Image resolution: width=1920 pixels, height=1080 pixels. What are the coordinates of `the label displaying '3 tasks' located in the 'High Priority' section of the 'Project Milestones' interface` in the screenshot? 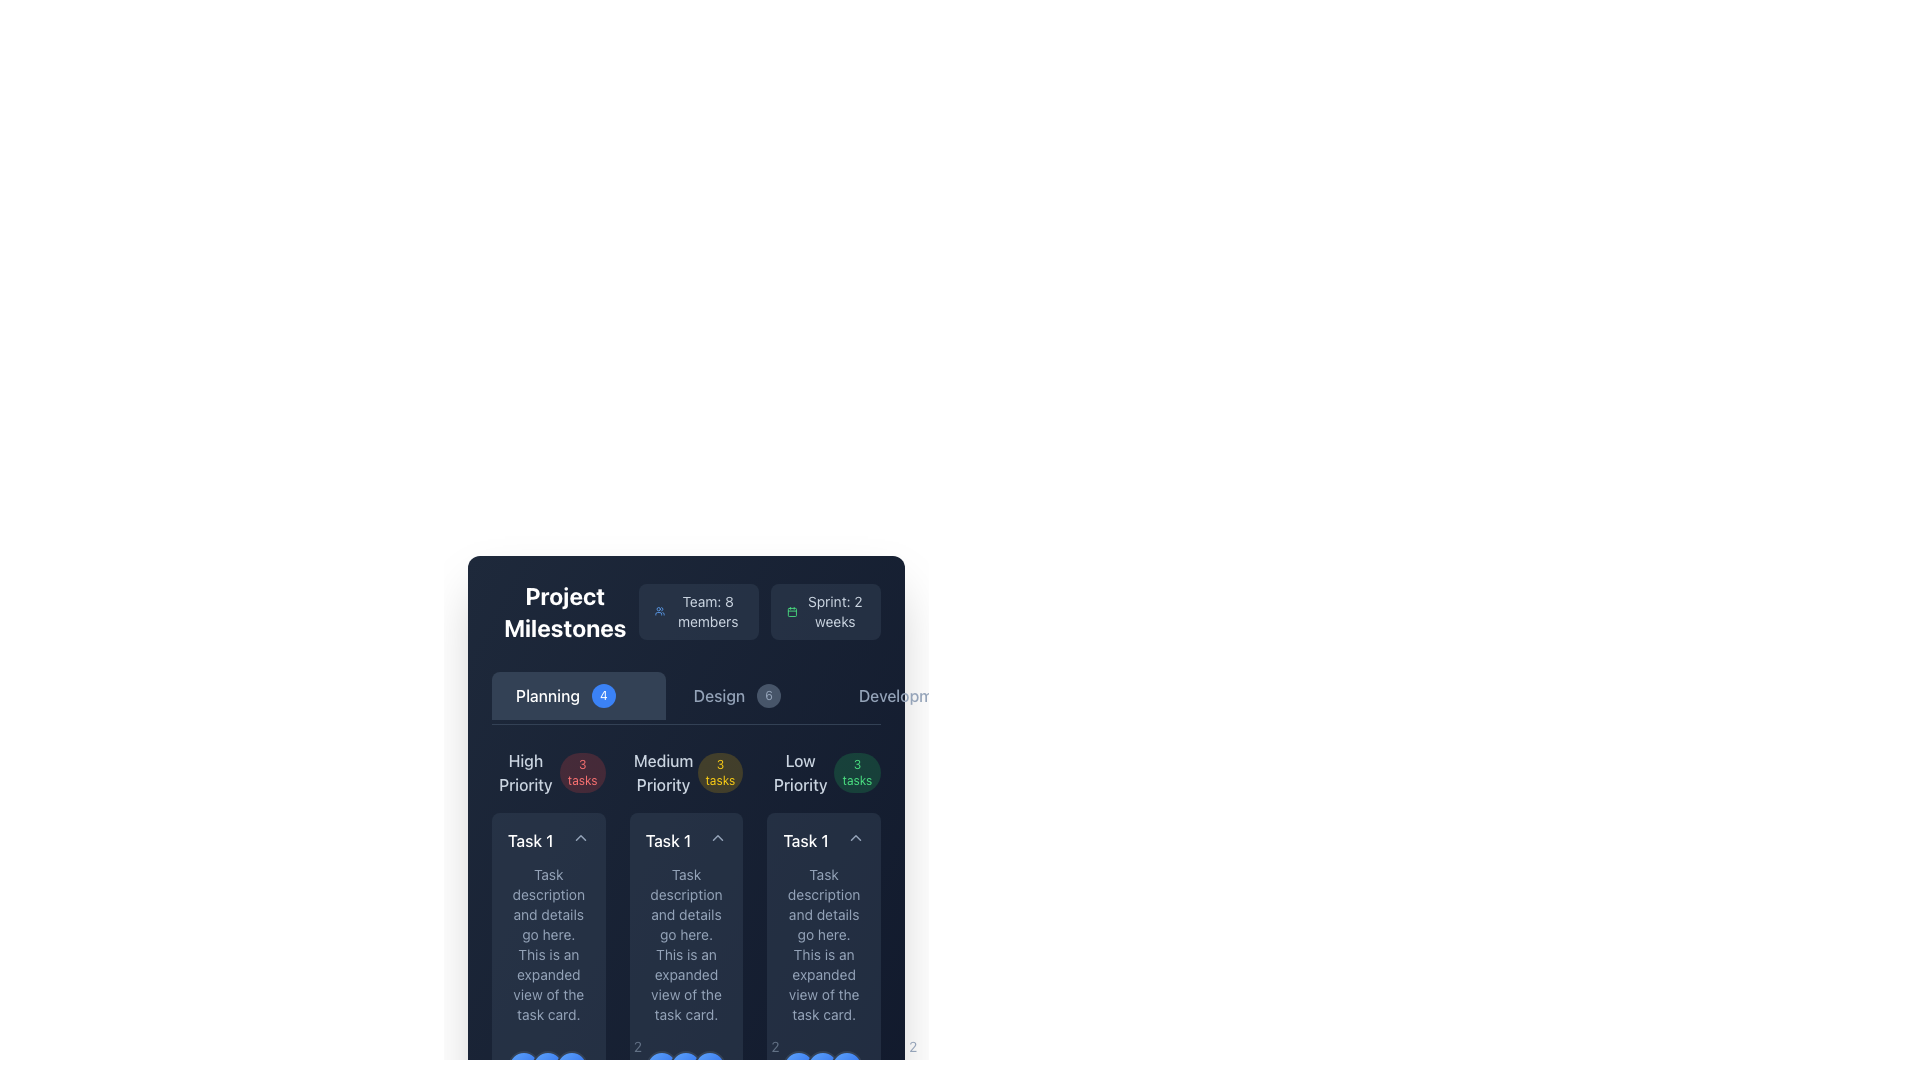 It's located at (581, 771).